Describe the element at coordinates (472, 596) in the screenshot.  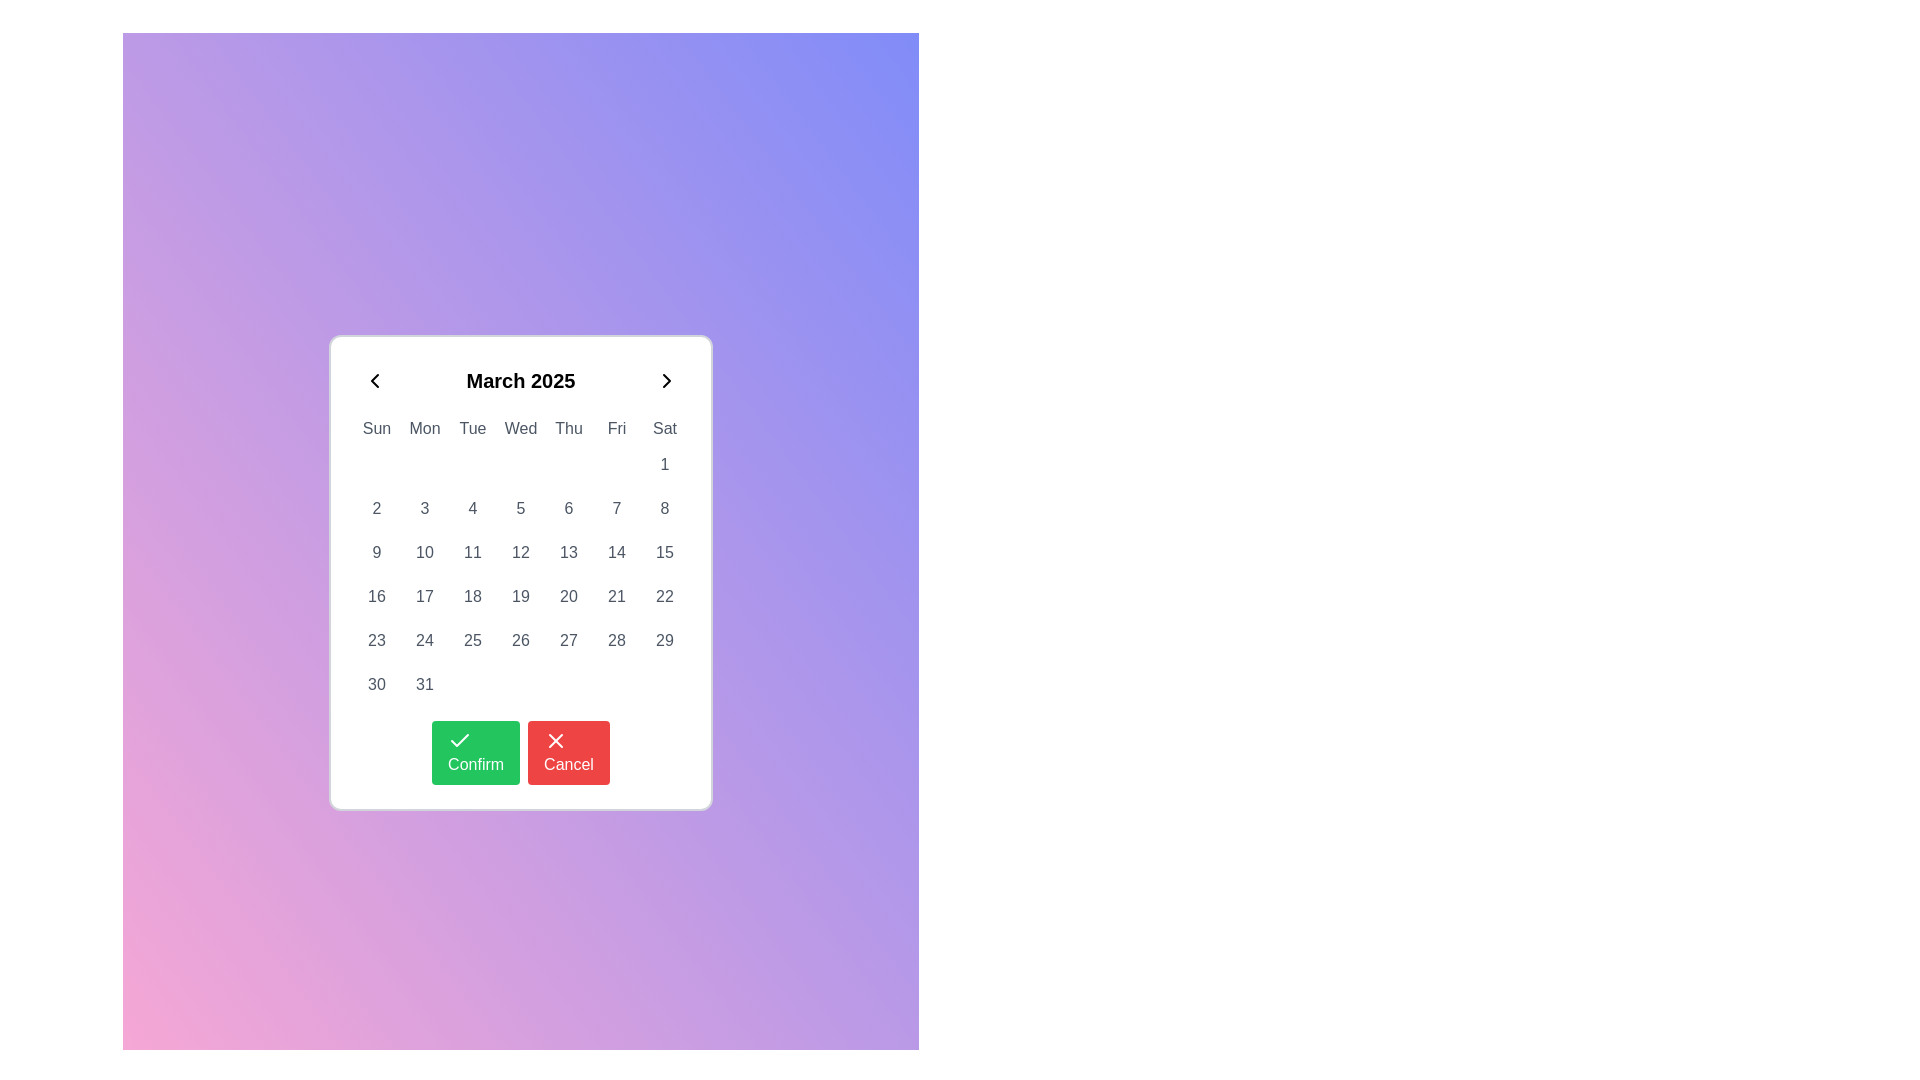
I see `the selectable date button for the 18th of March 2025 located in the third column of the fourth row of the calendar UI` at that location.